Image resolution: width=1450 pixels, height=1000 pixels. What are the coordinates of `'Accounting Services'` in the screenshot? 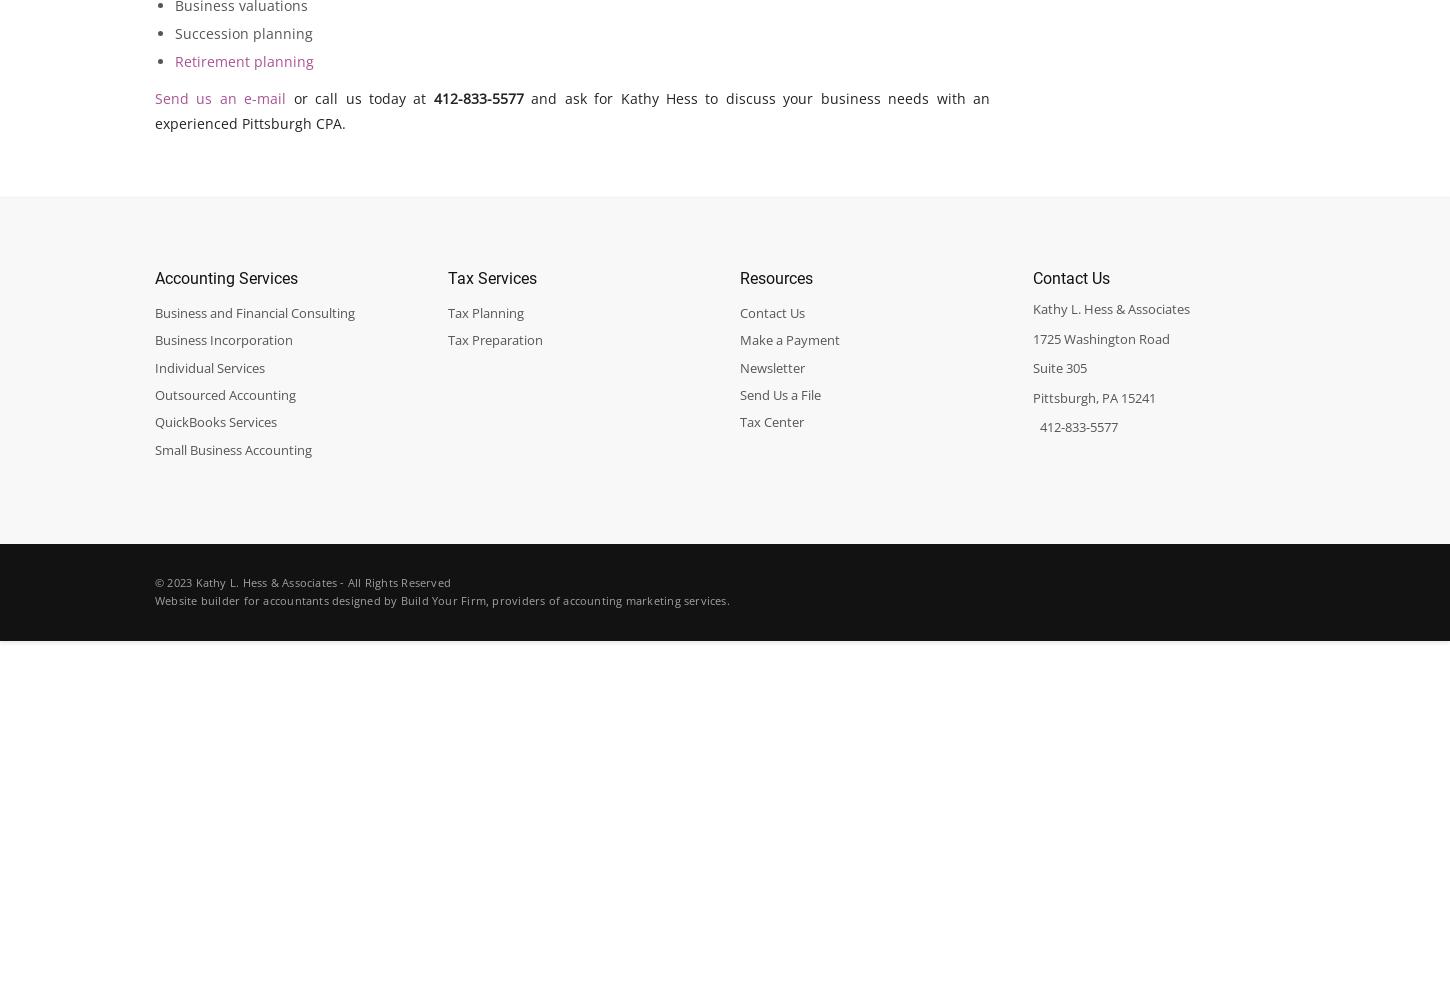 It's located at (225, 277).